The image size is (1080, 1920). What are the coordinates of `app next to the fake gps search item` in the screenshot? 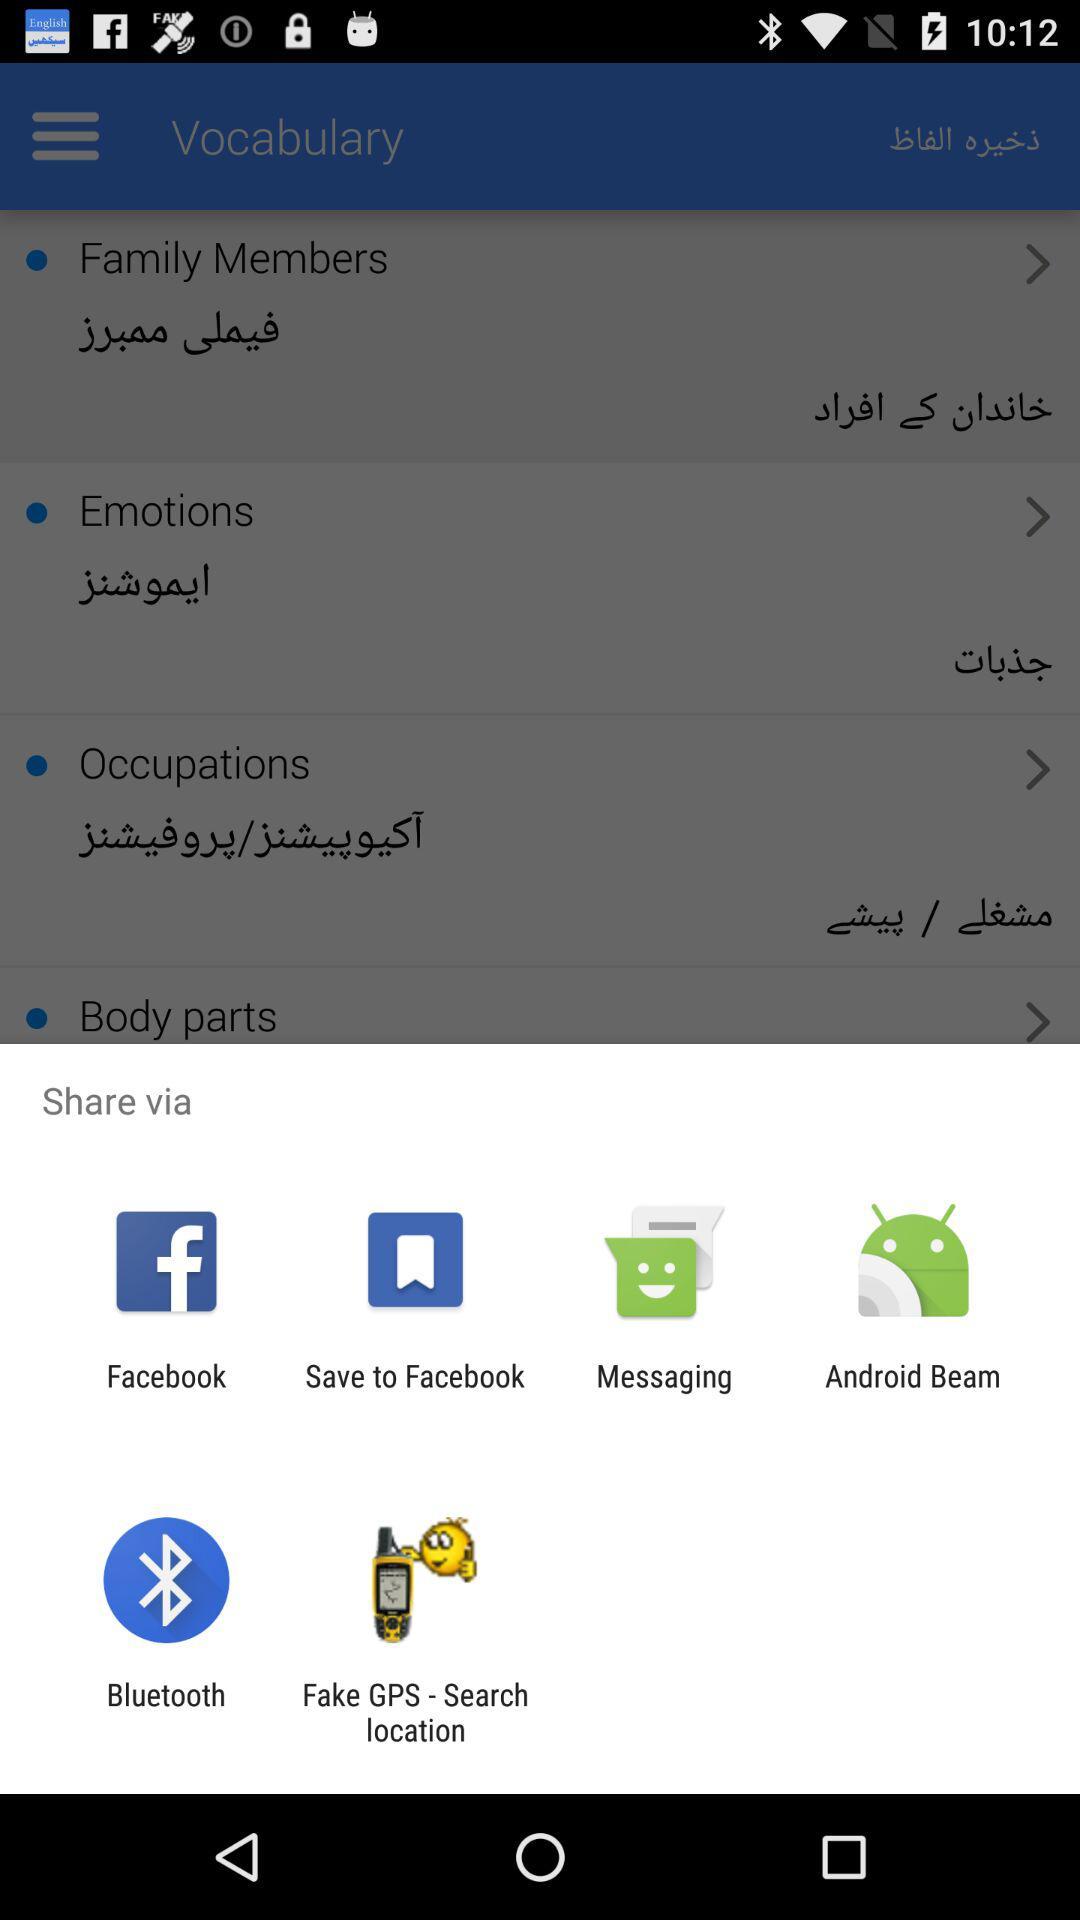 It's located at (165, 1711).